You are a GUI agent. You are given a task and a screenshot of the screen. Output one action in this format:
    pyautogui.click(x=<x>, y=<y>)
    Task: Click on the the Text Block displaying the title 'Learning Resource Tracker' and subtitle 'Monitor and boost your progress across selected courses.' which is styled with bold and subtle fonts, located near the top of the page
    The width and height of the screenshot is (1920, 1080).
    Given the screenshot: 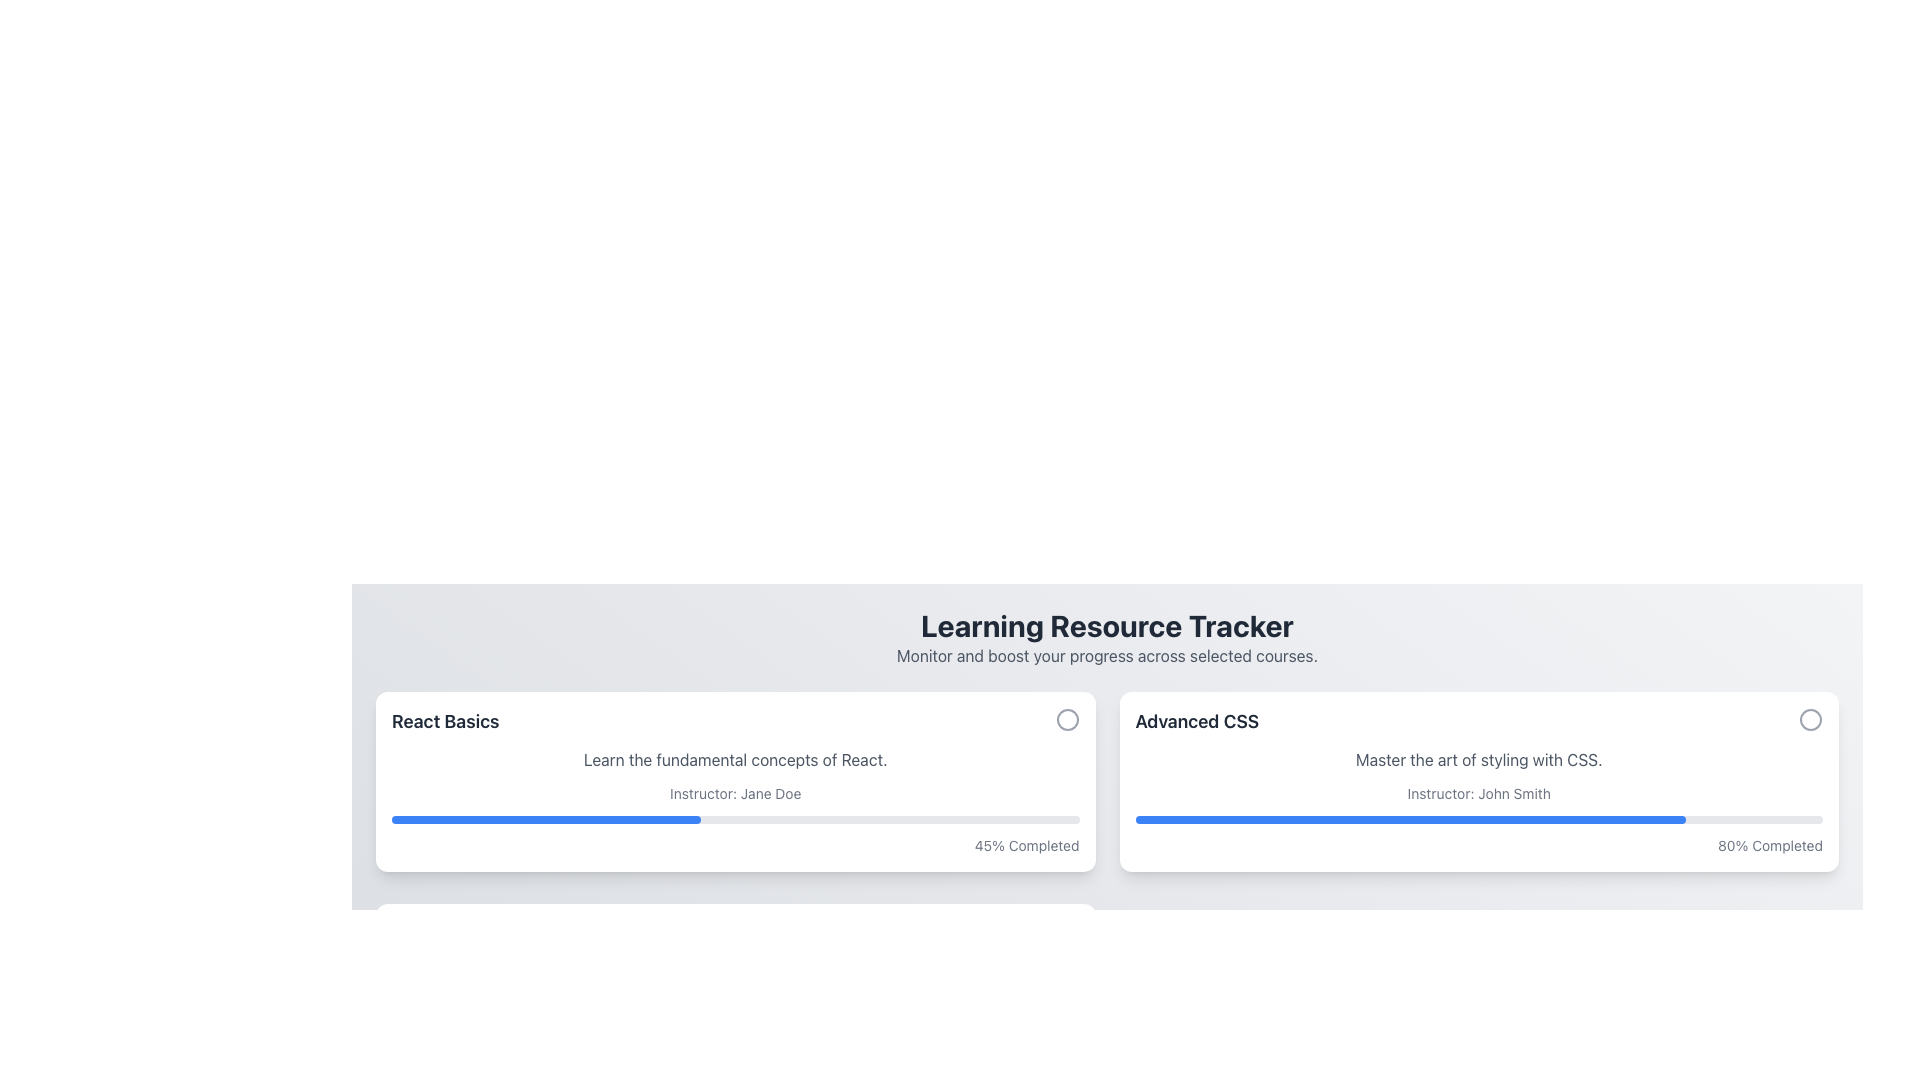 What is the action you would take?
    pyautogui.click(x=1106, y=637)
    